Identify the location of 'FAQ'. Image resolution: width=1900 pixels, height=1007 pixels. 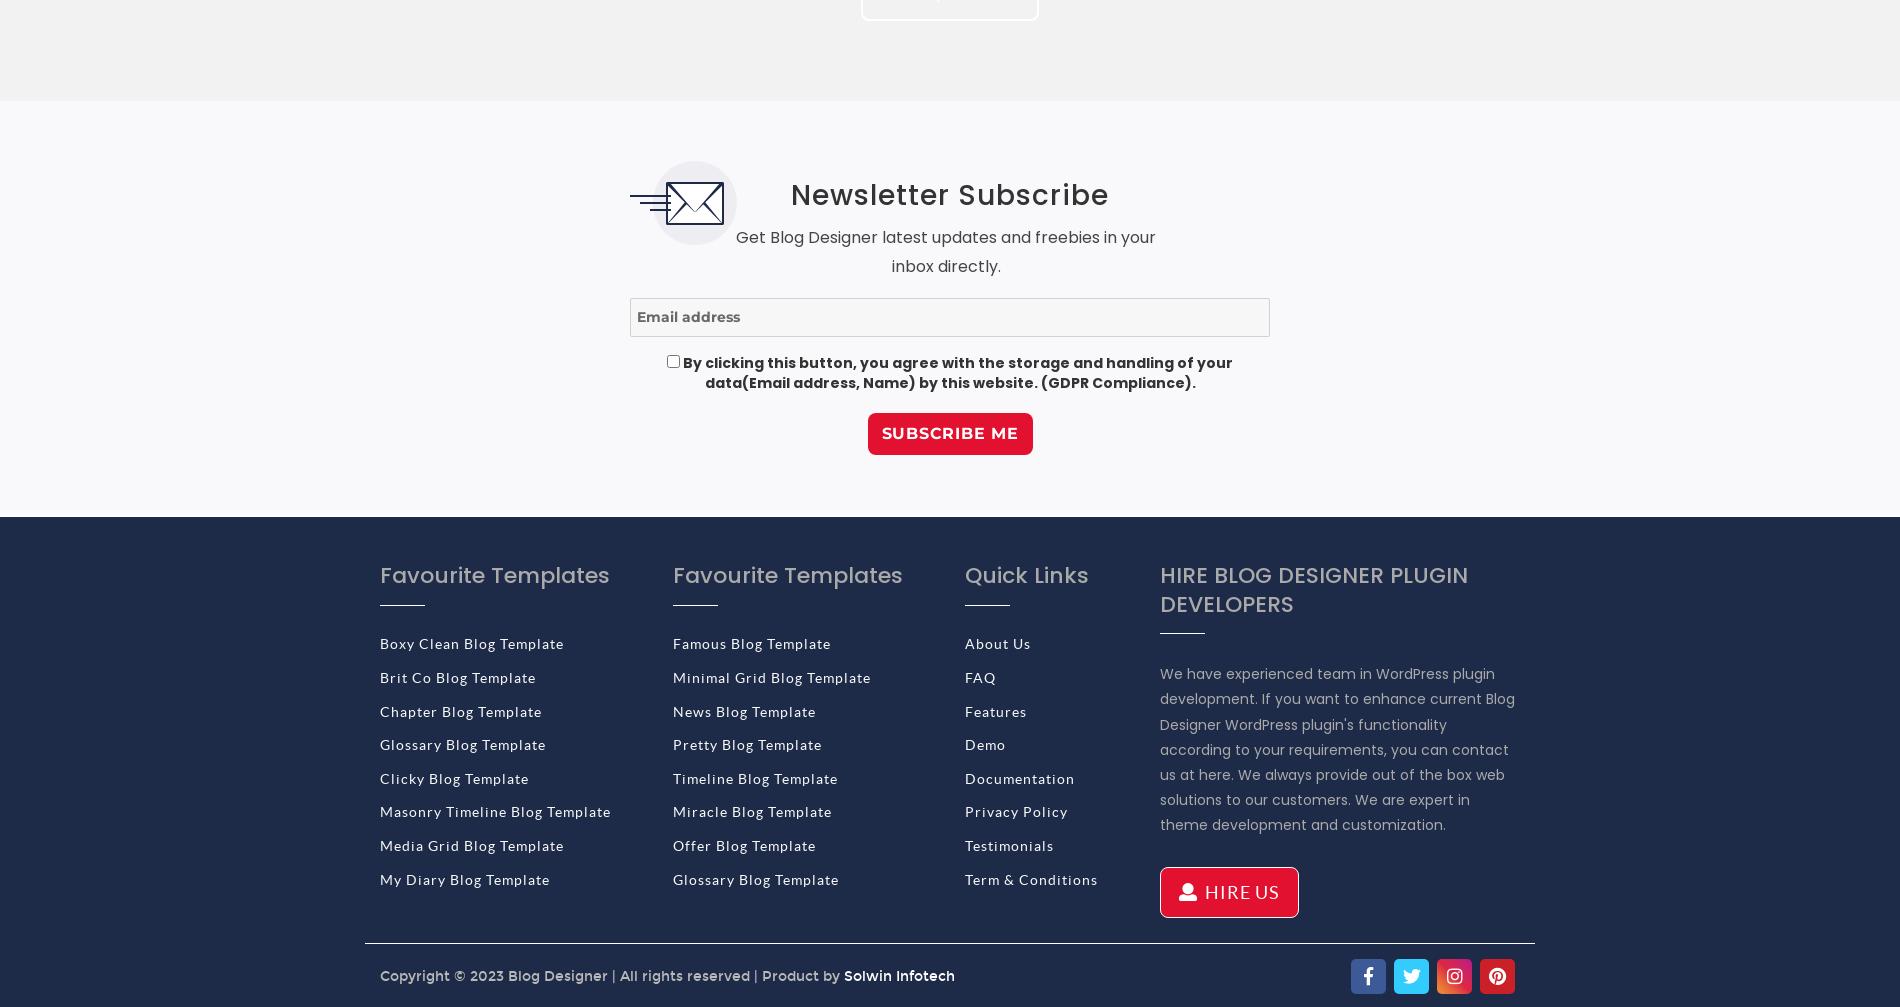
(980, 676).